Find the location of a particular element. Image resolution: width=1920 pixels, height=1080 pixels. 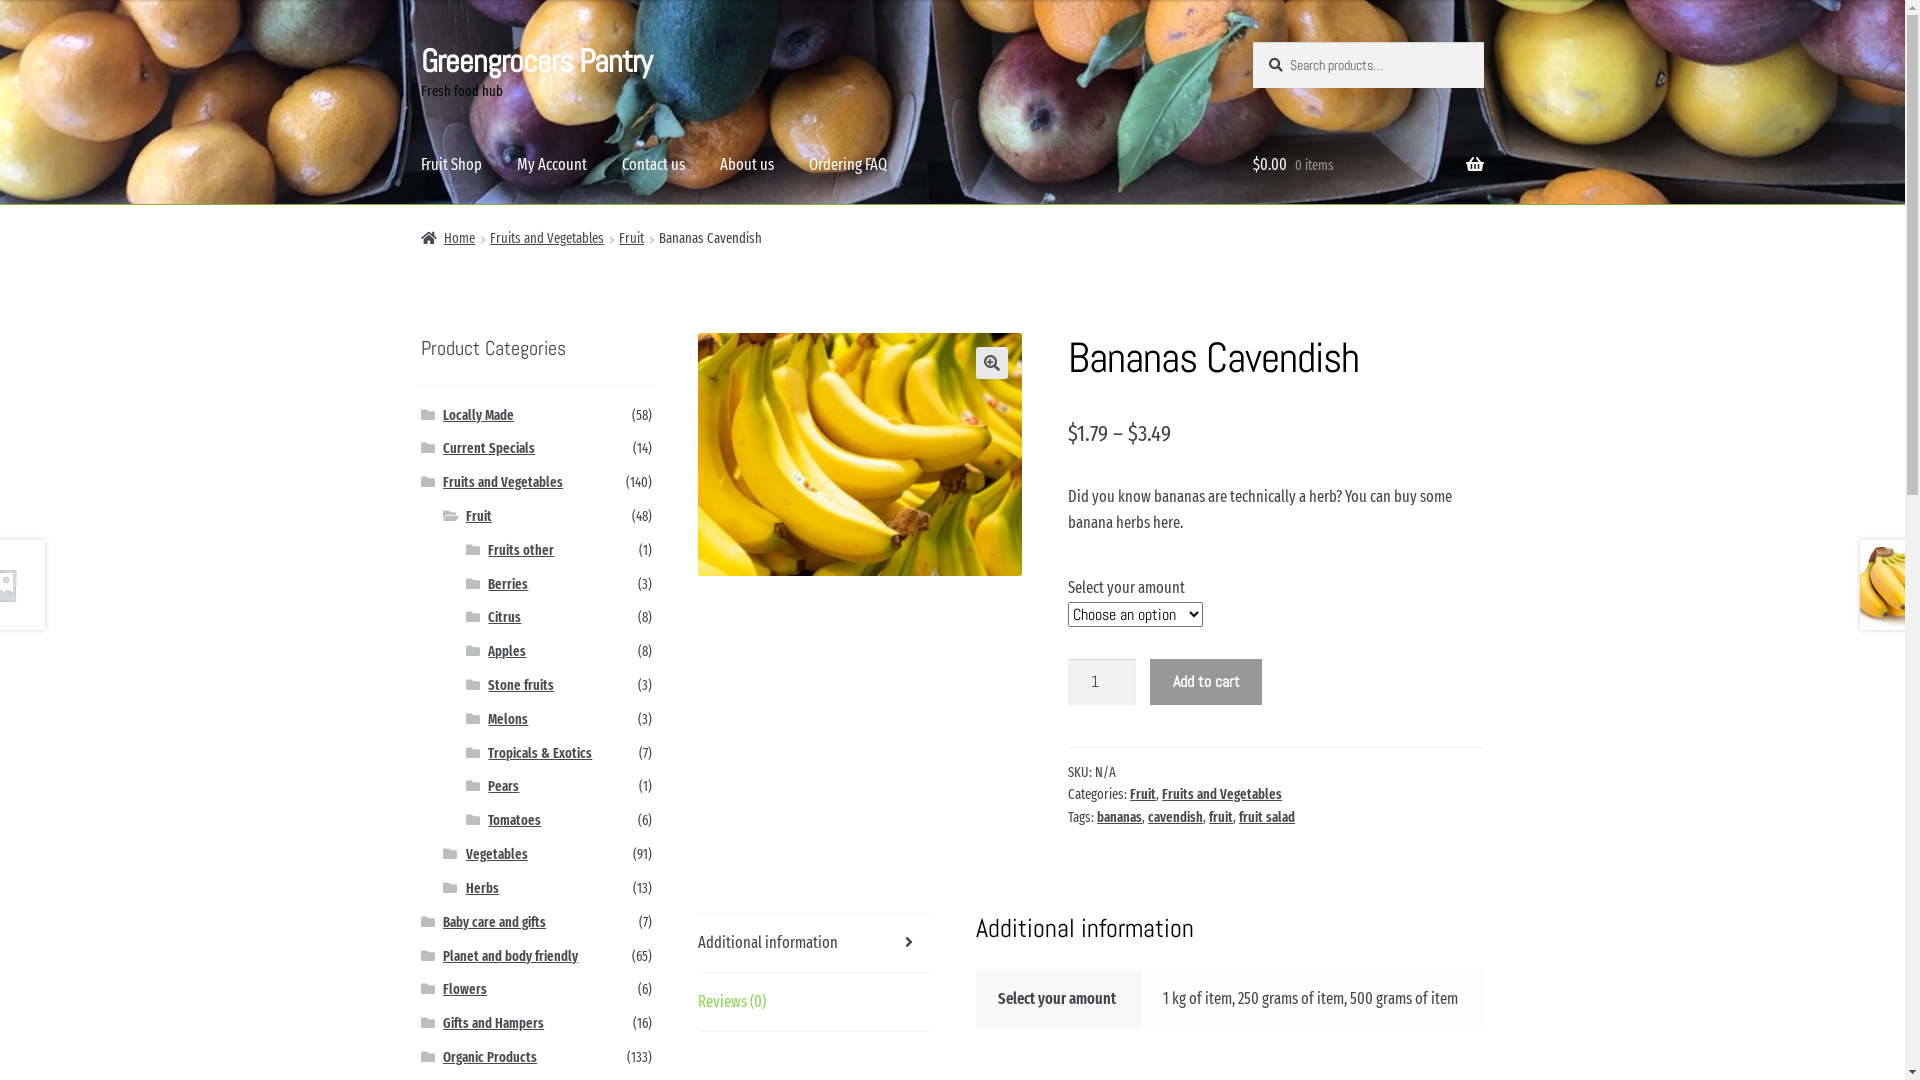

'My Account' is located at coordinates (552, 164).